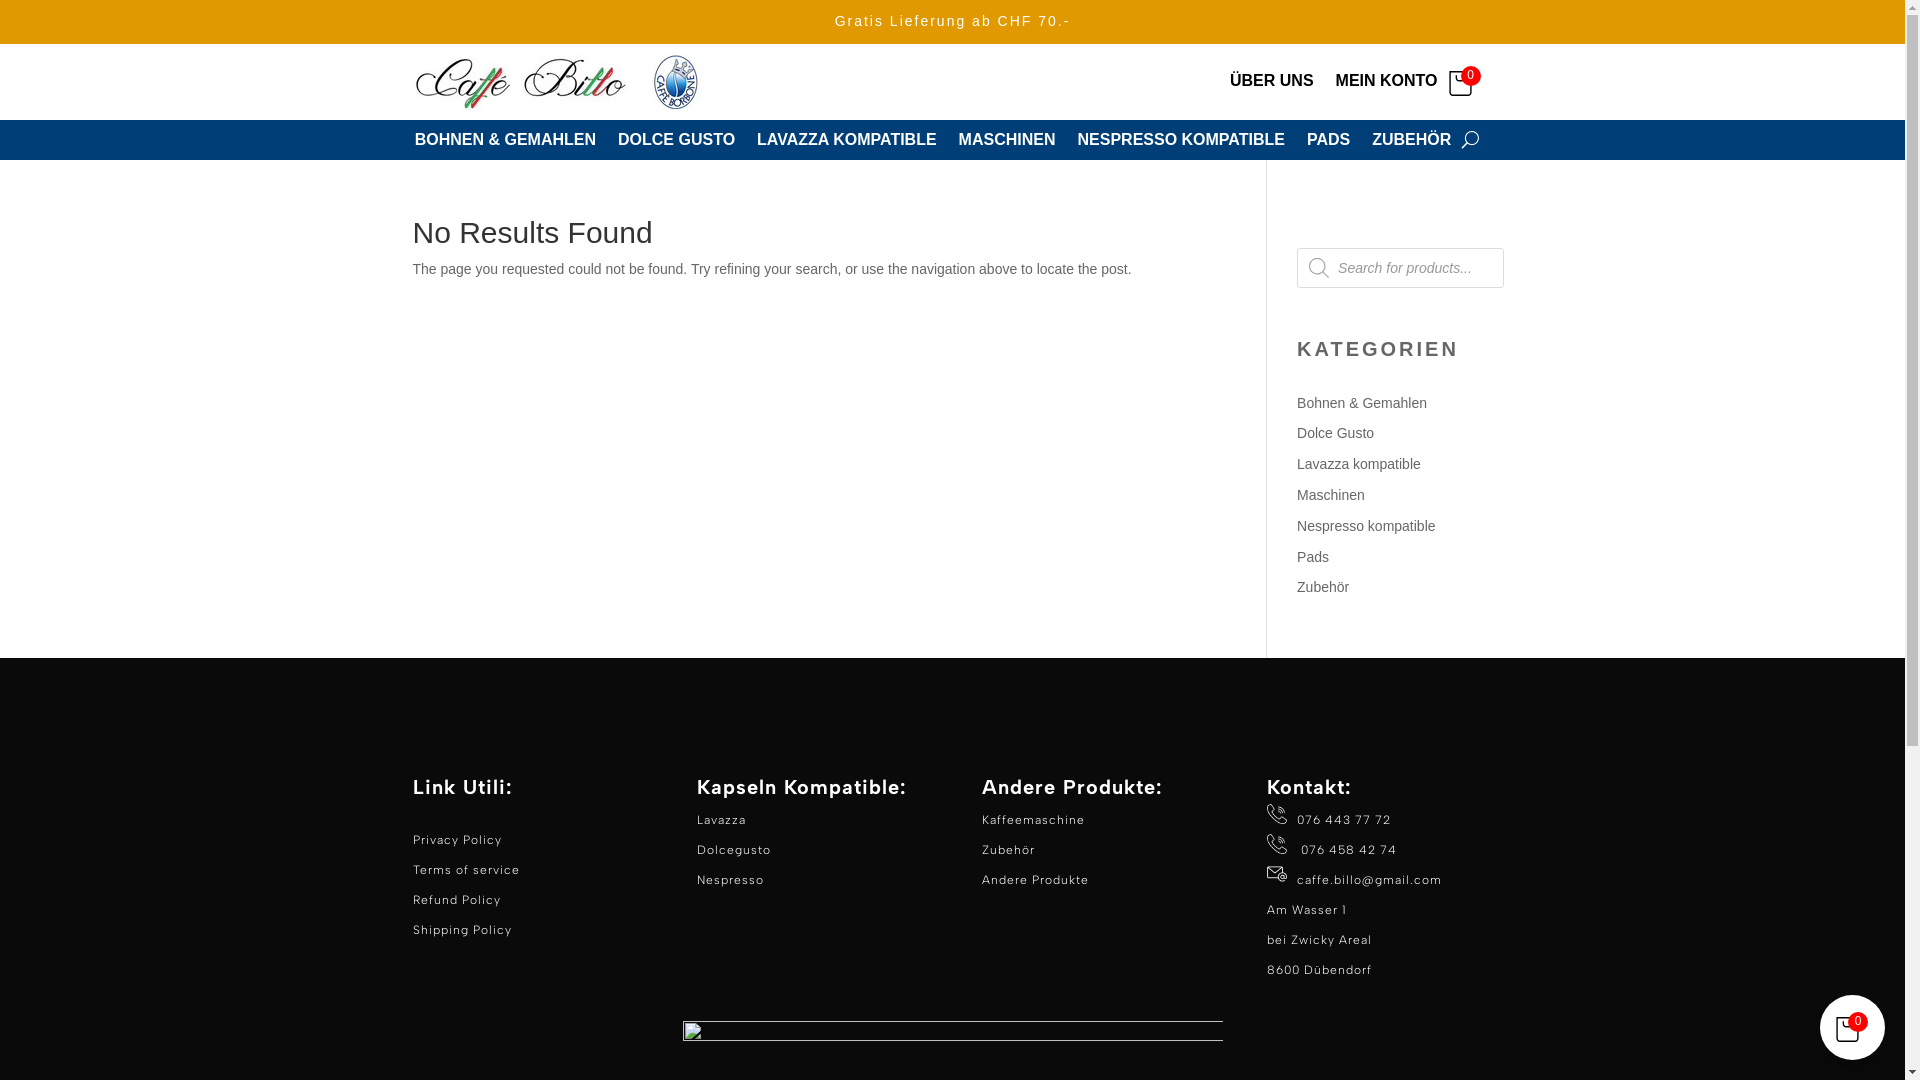 This screenshot has height=1080, width=1920. I want to click on 'ahdd6-afs0n', so click(560, 80).